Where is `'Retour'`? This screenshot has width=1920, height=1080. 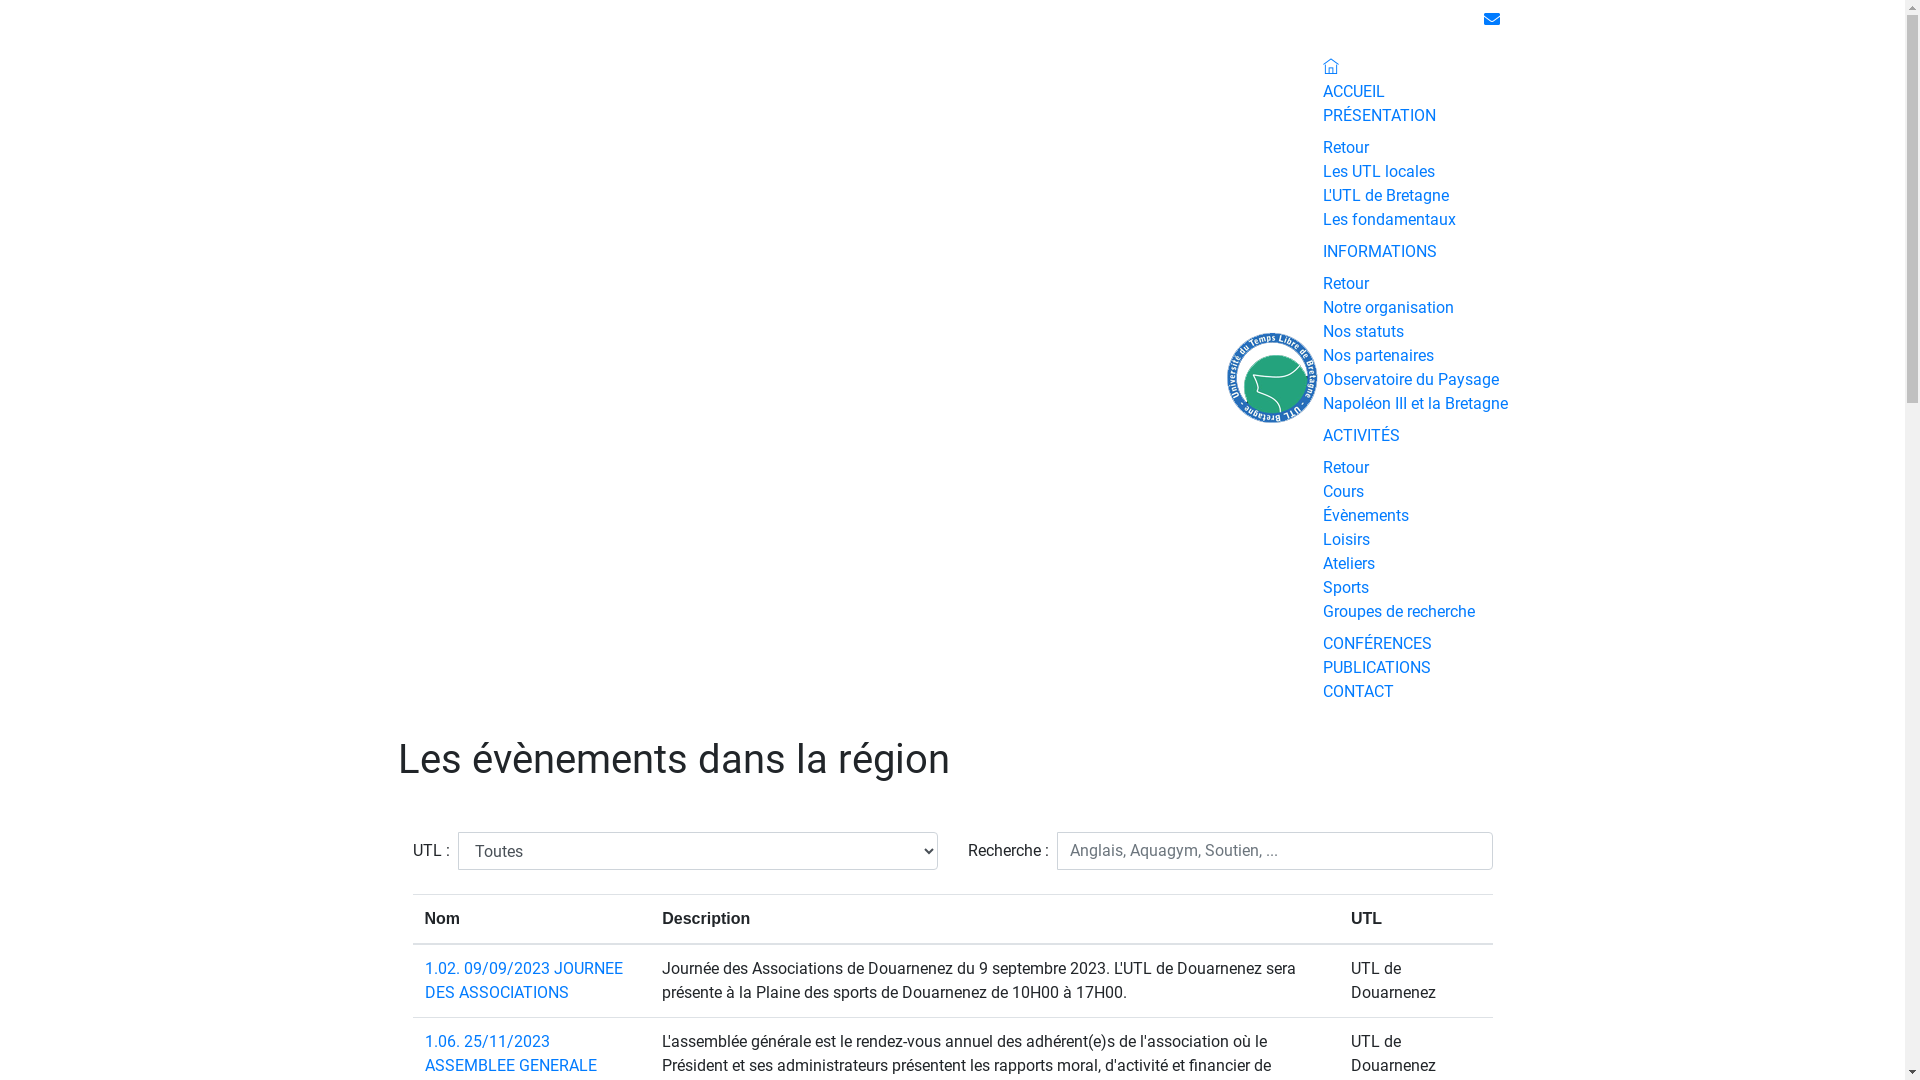
'Retour' is located at coordinates (1344, 146).